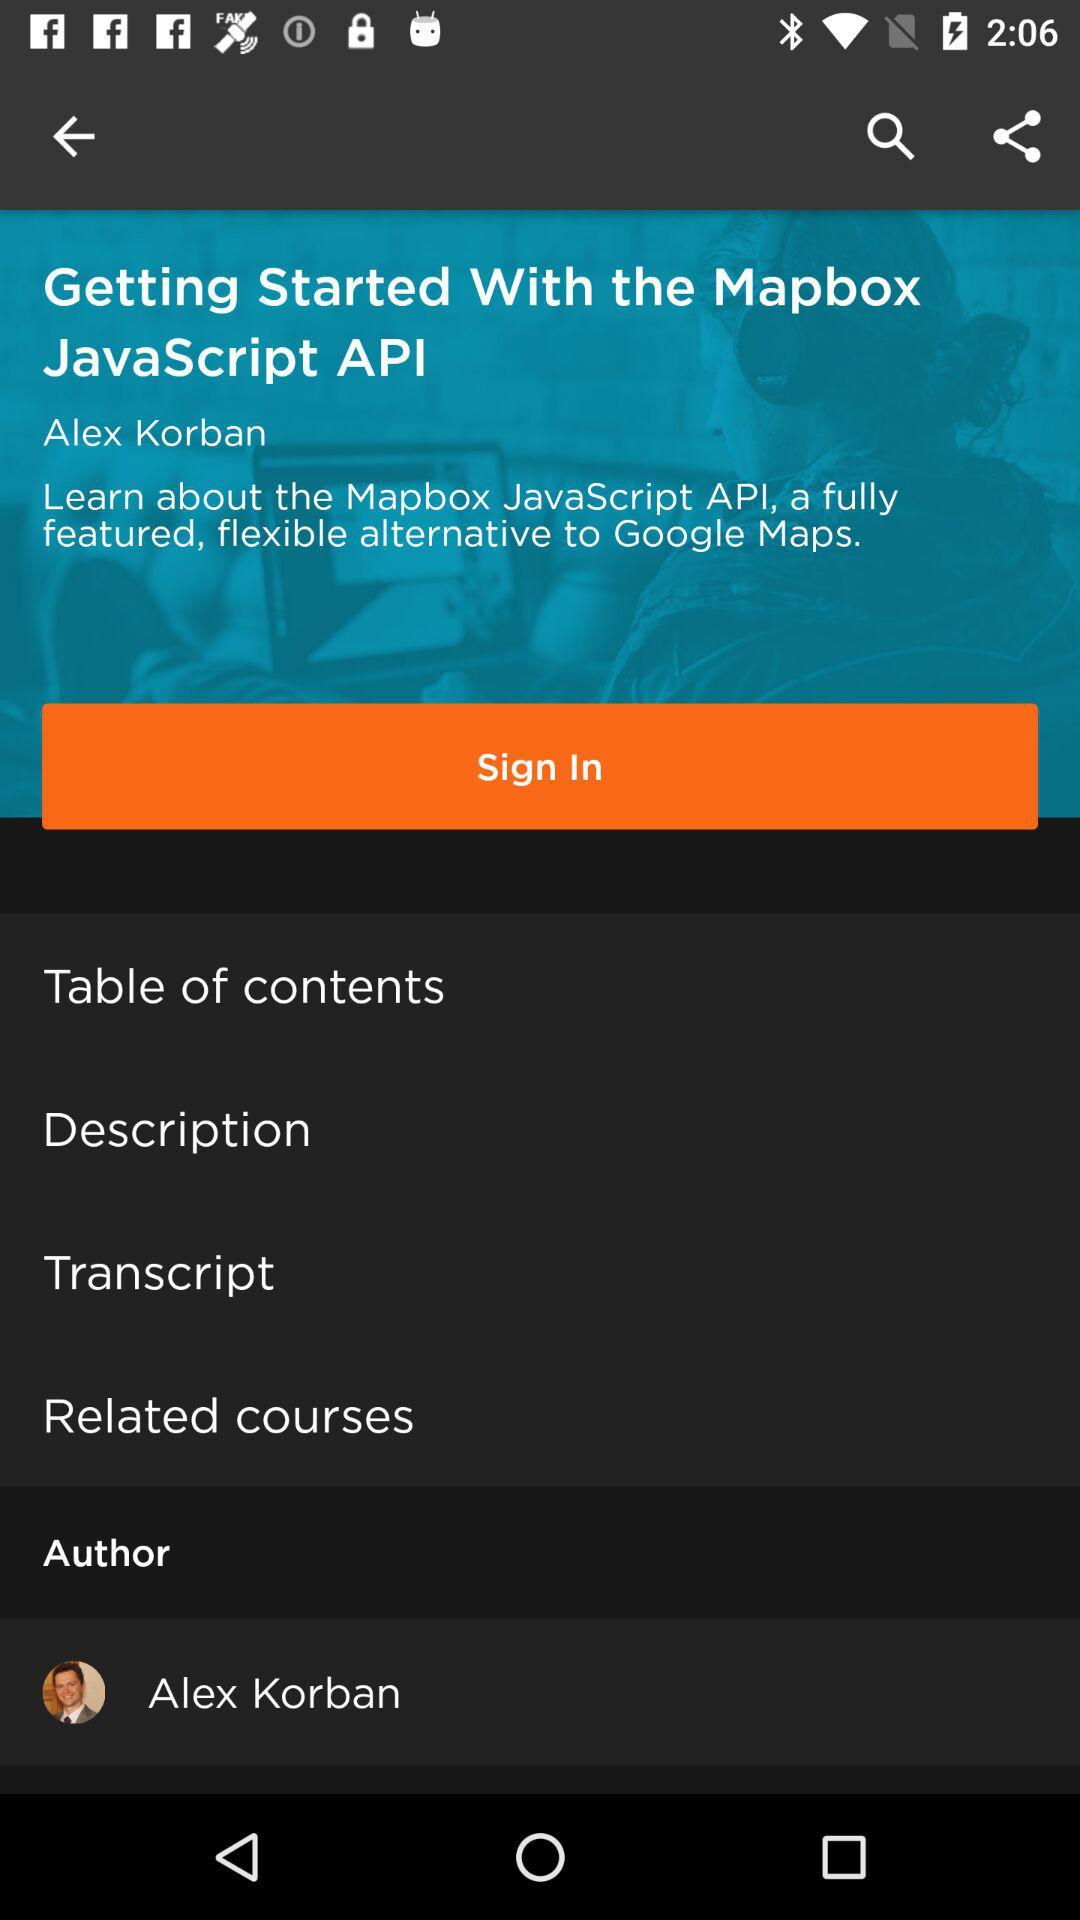 This screenshot has width=1080, height=1920. I want to click on the icon at the top left corner, so click(72, 135).